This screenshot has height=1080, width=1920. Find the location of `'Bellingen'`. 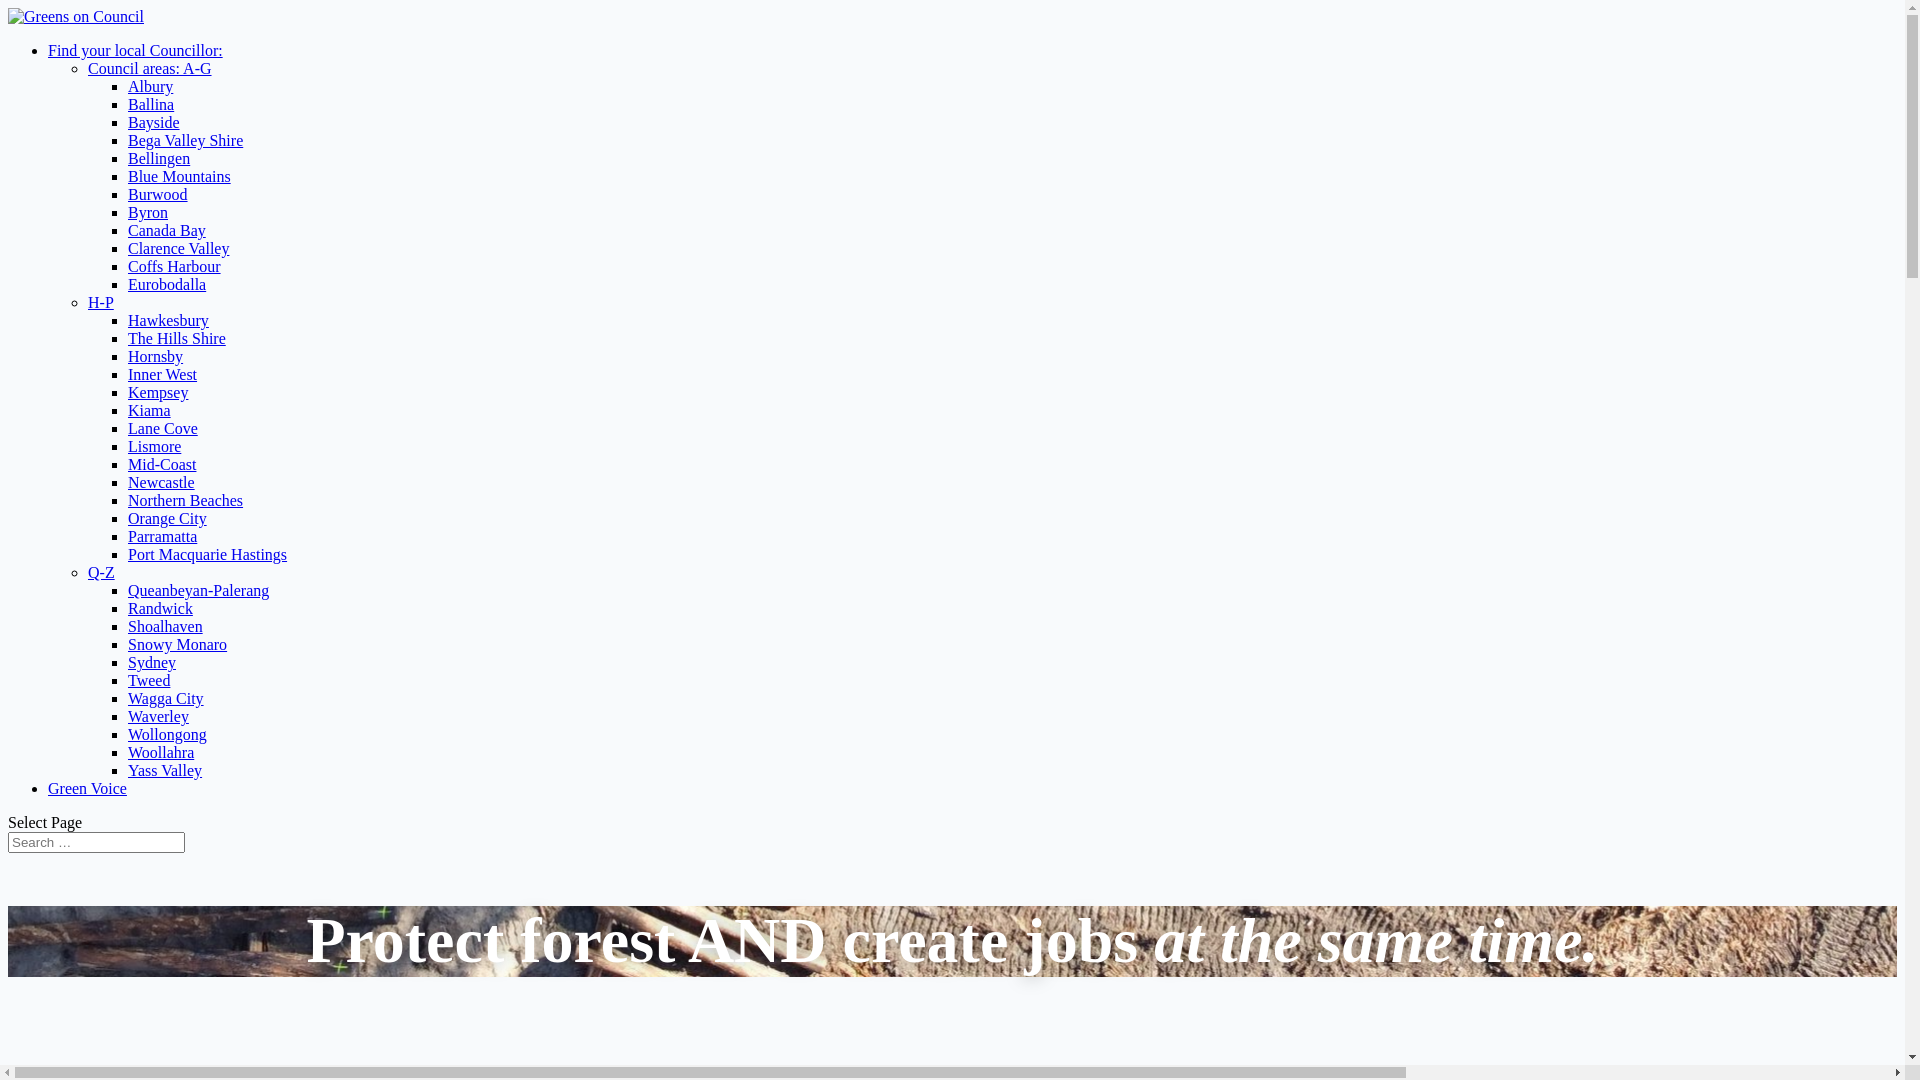

'Bellingen' is located at coordinates (157, 157).